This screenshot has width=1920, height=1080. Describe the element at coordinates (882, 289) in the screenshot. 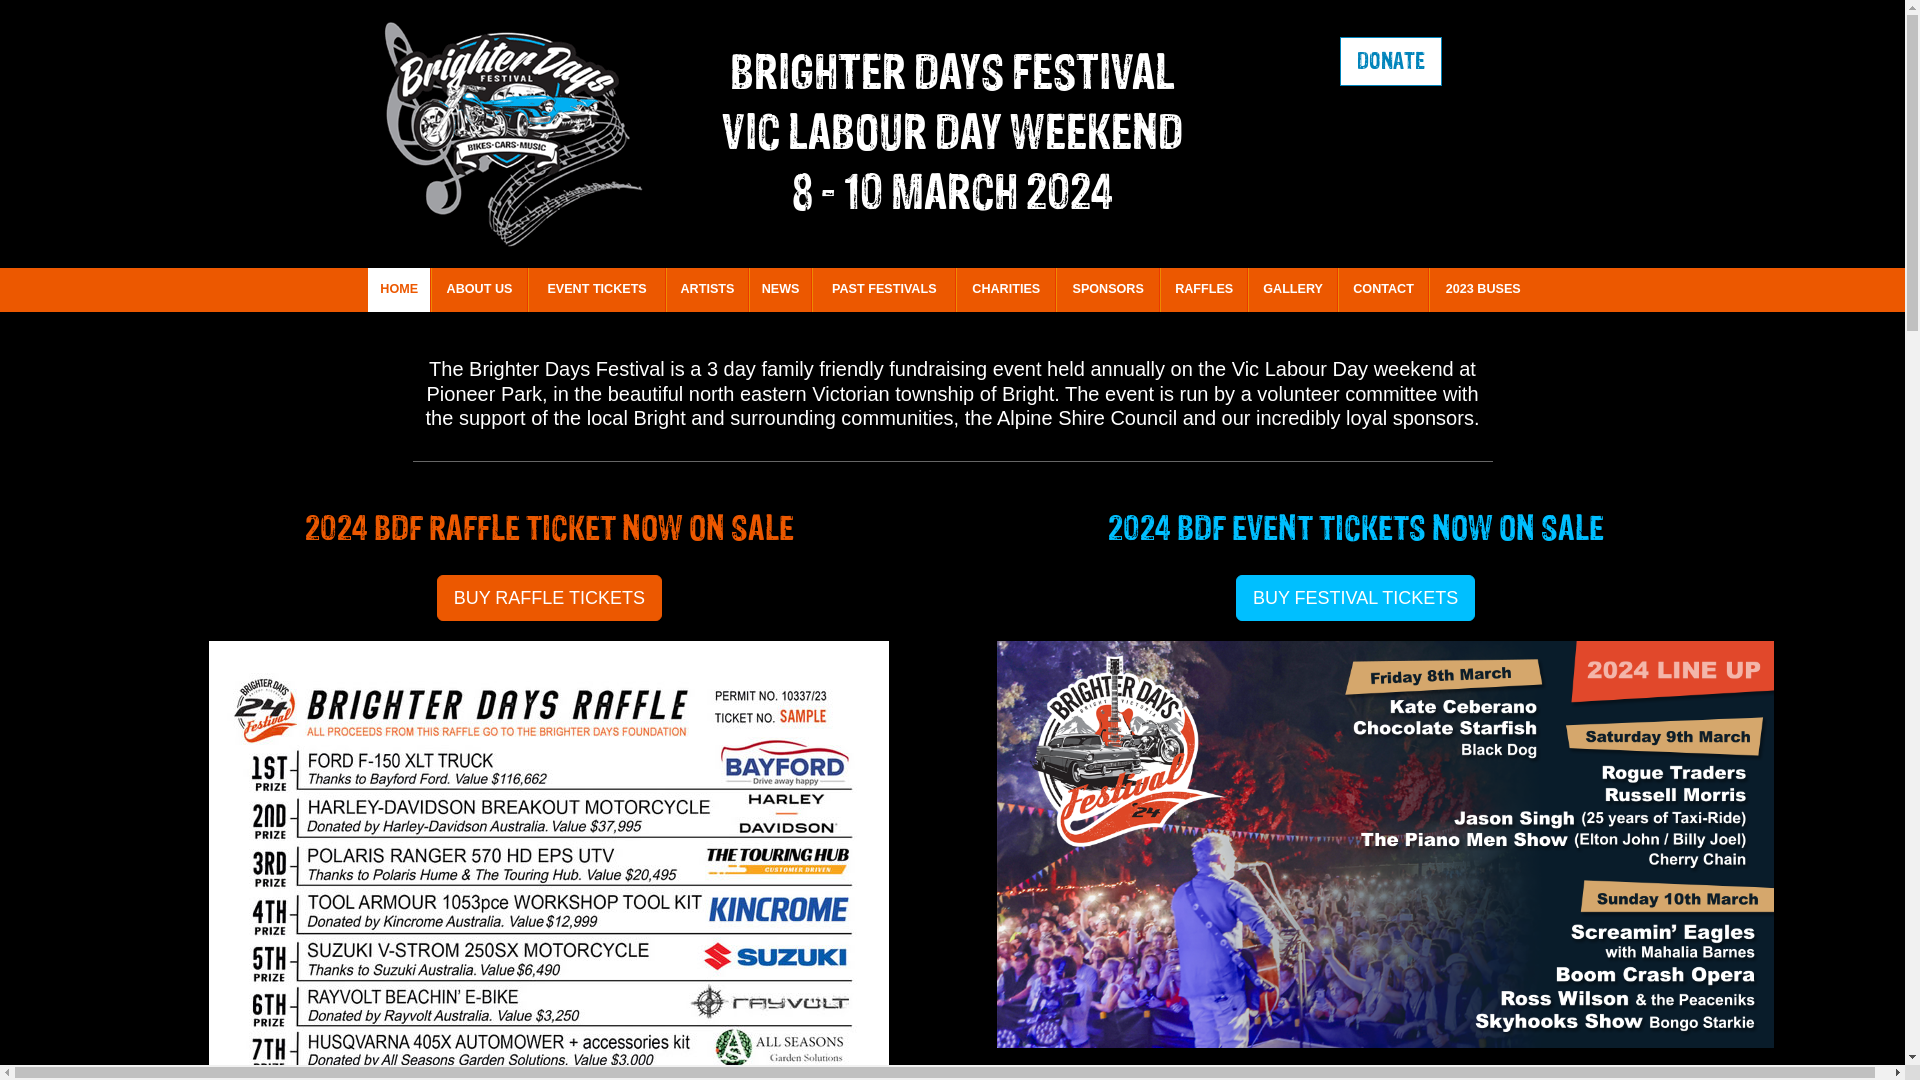

I see `'PAST FESTIVALS'` at that location.